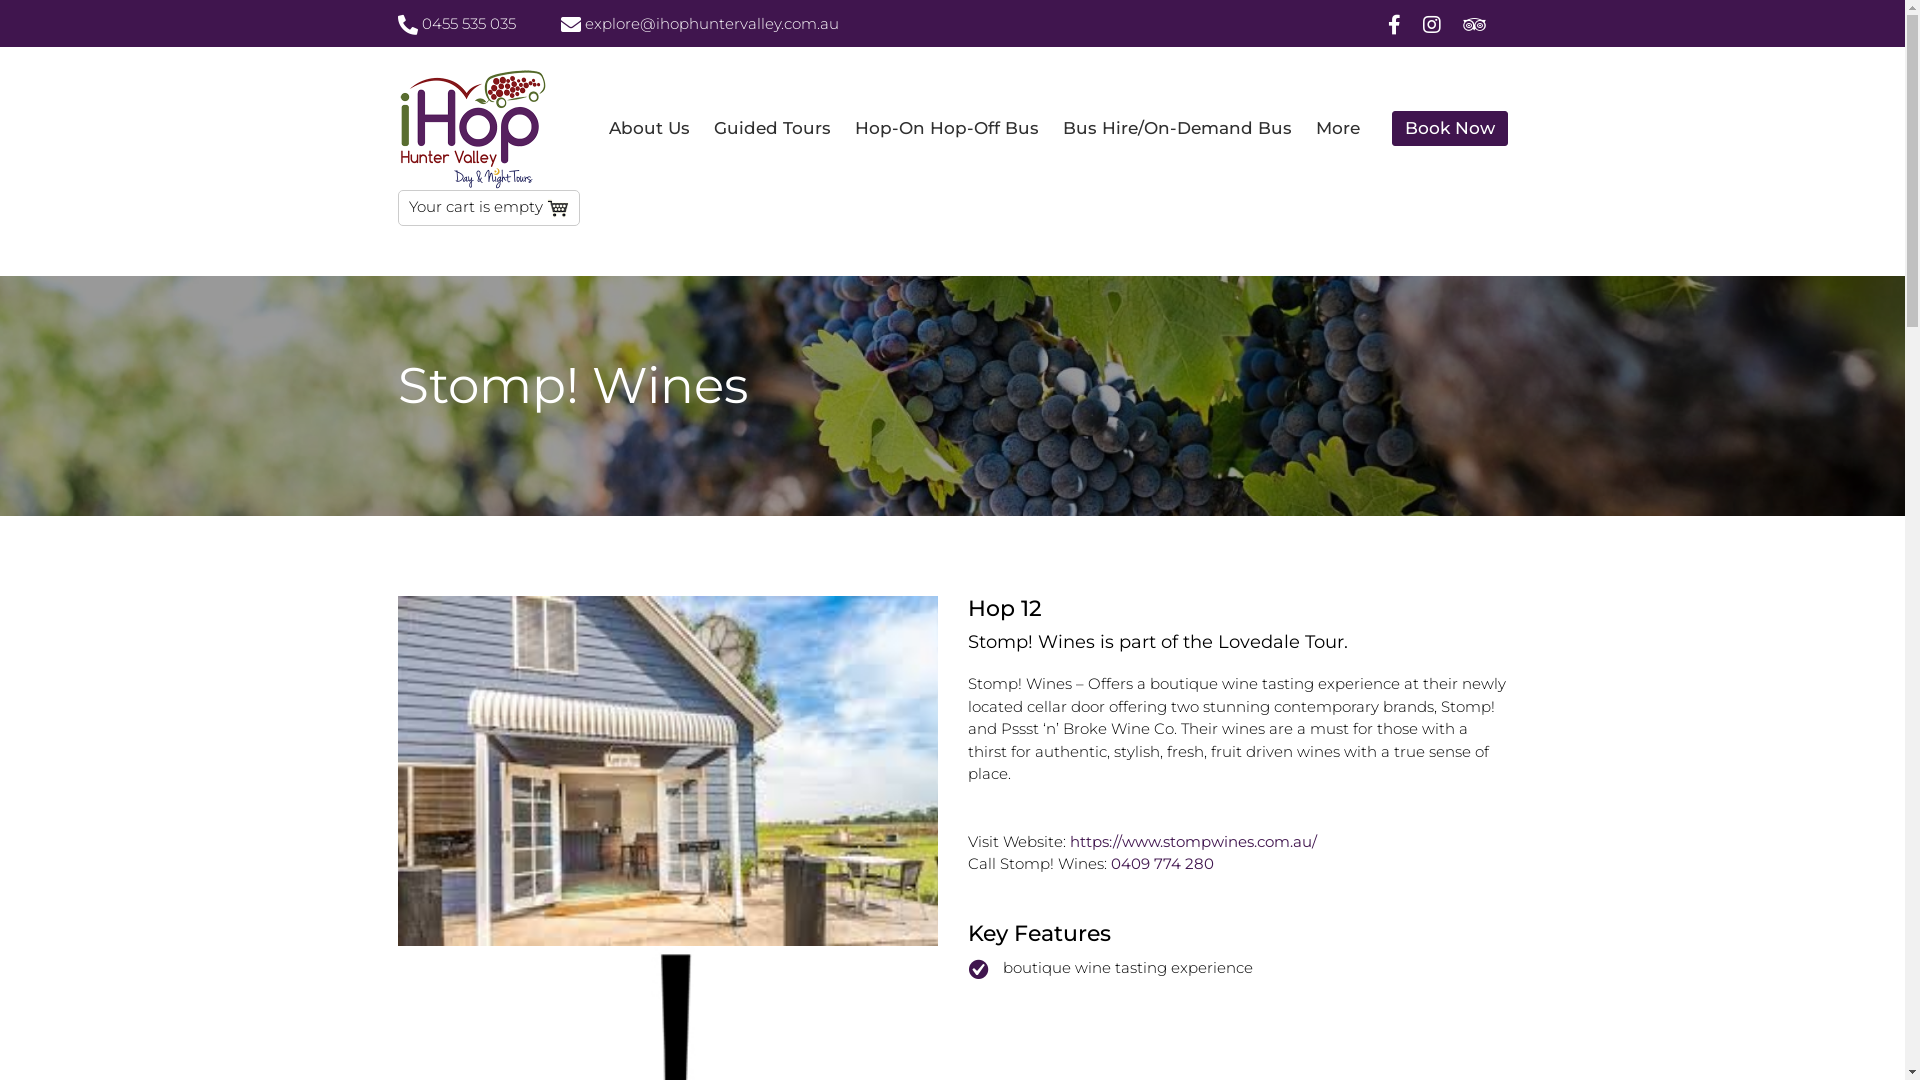  I want to click on '0455 535 035', so click(398, 24).